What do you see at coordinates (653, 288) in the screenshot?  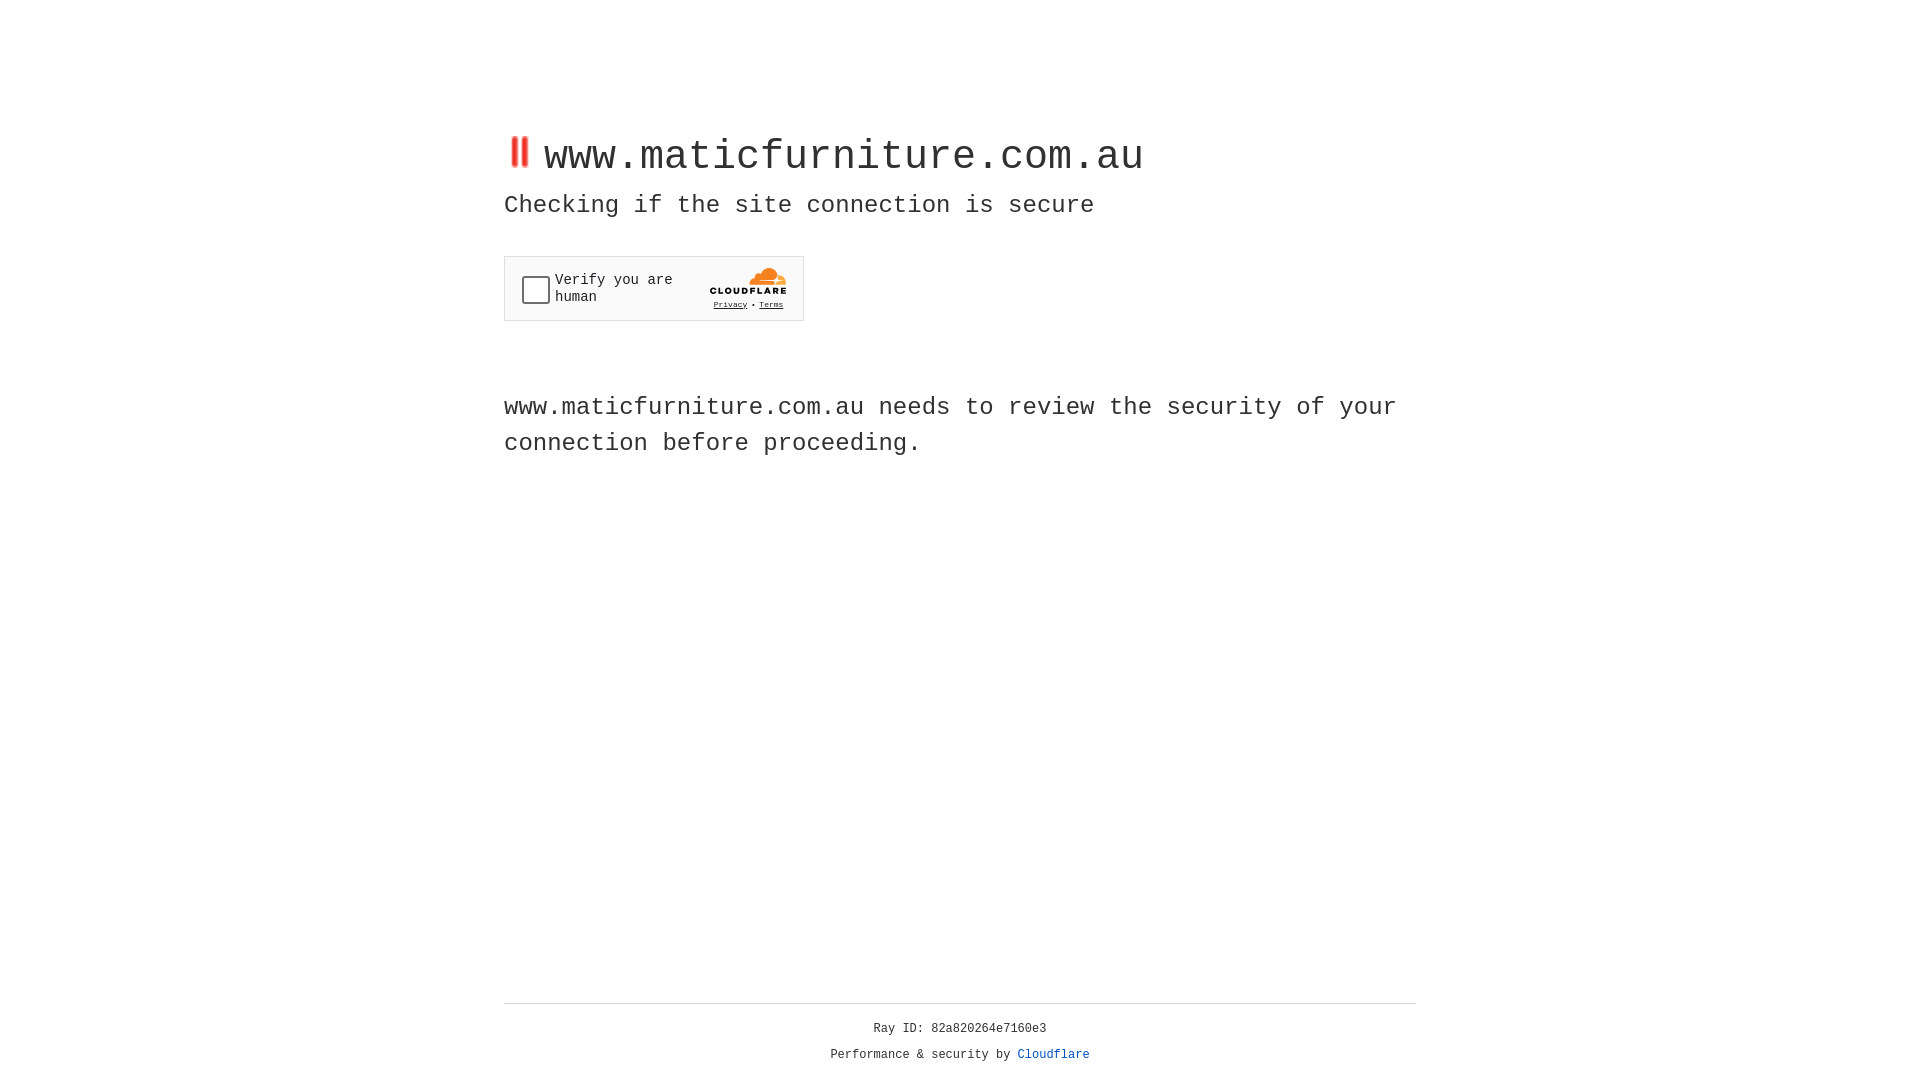 I see `'Widget containing a Cloudflare security challenge'` at bounding box center [653, 288].